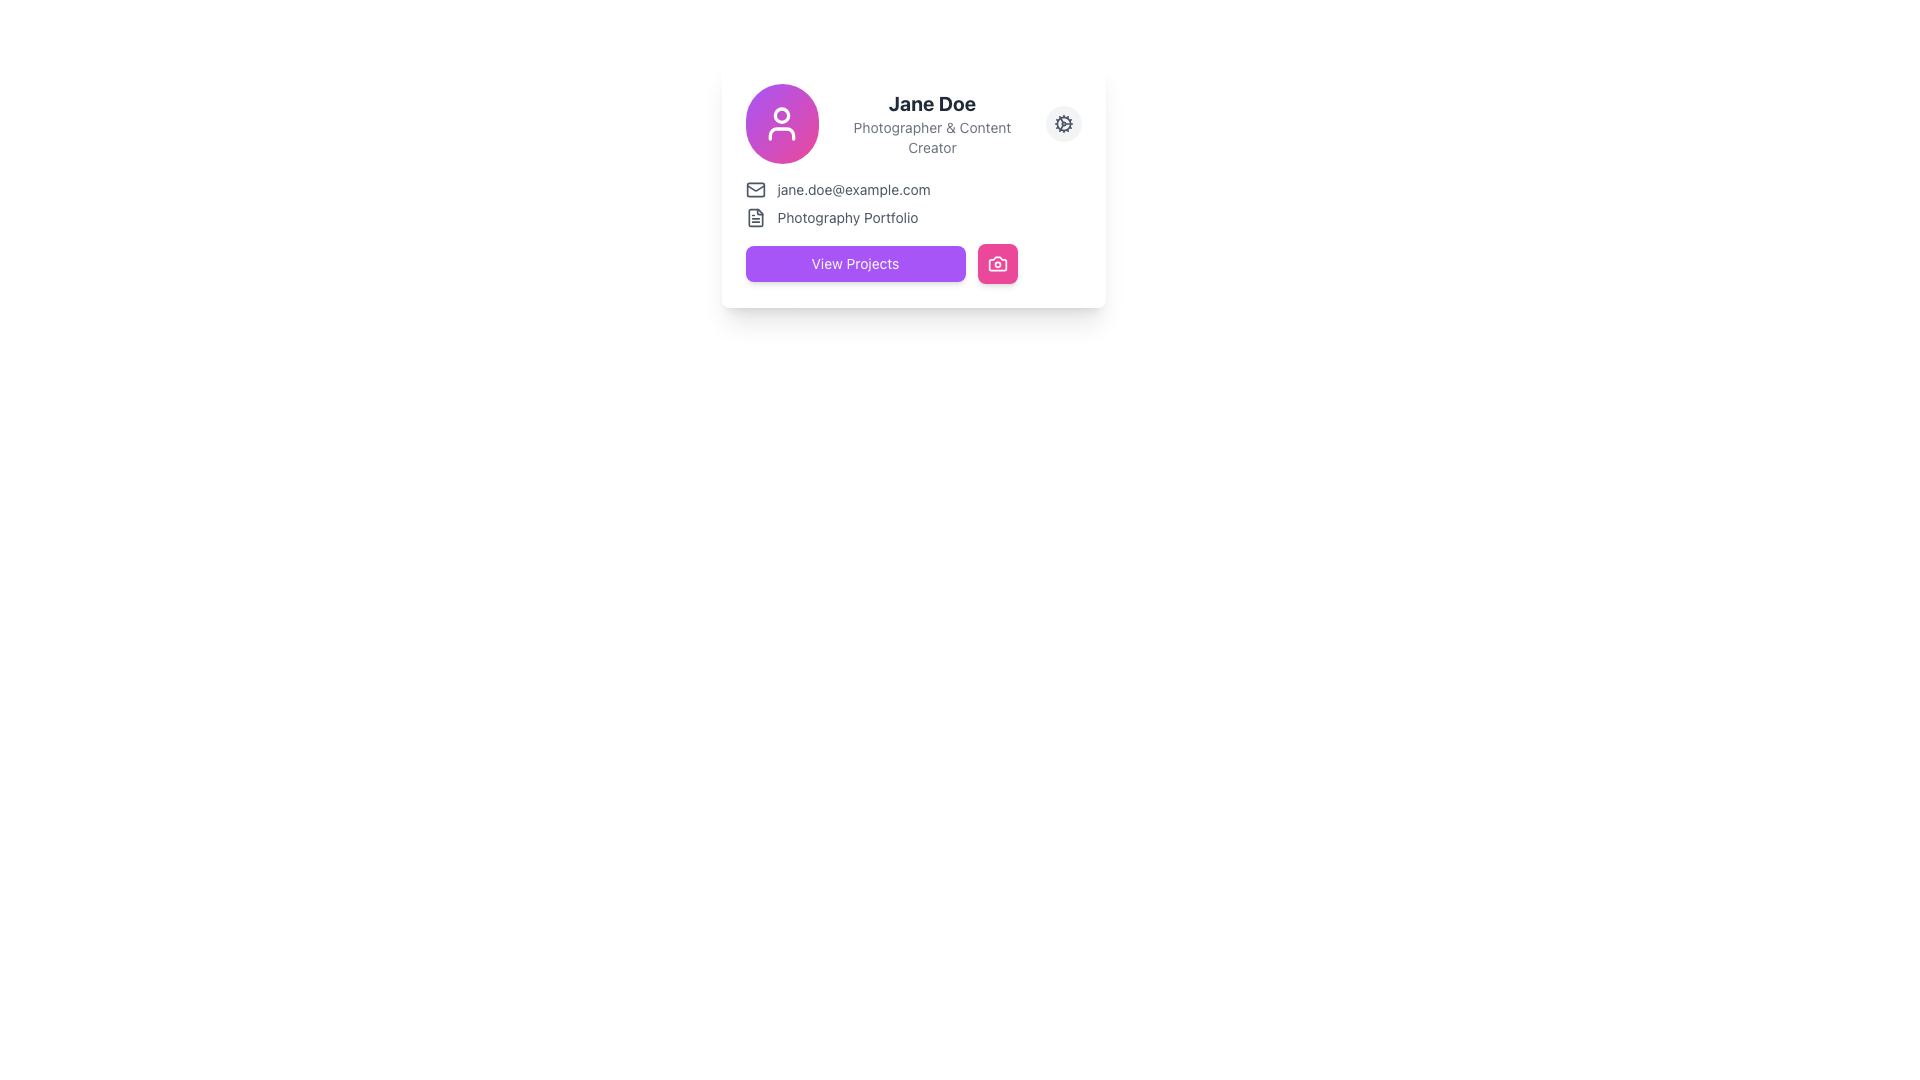 The image size is (1920, 1080). What do you see at coordinates (848, 218) in the screenshot?
I see `static text element that displays 'Photography Portfolio', which is styled in a small gray font and located in the second row of the information card layout` at bounding box center [848, 218].